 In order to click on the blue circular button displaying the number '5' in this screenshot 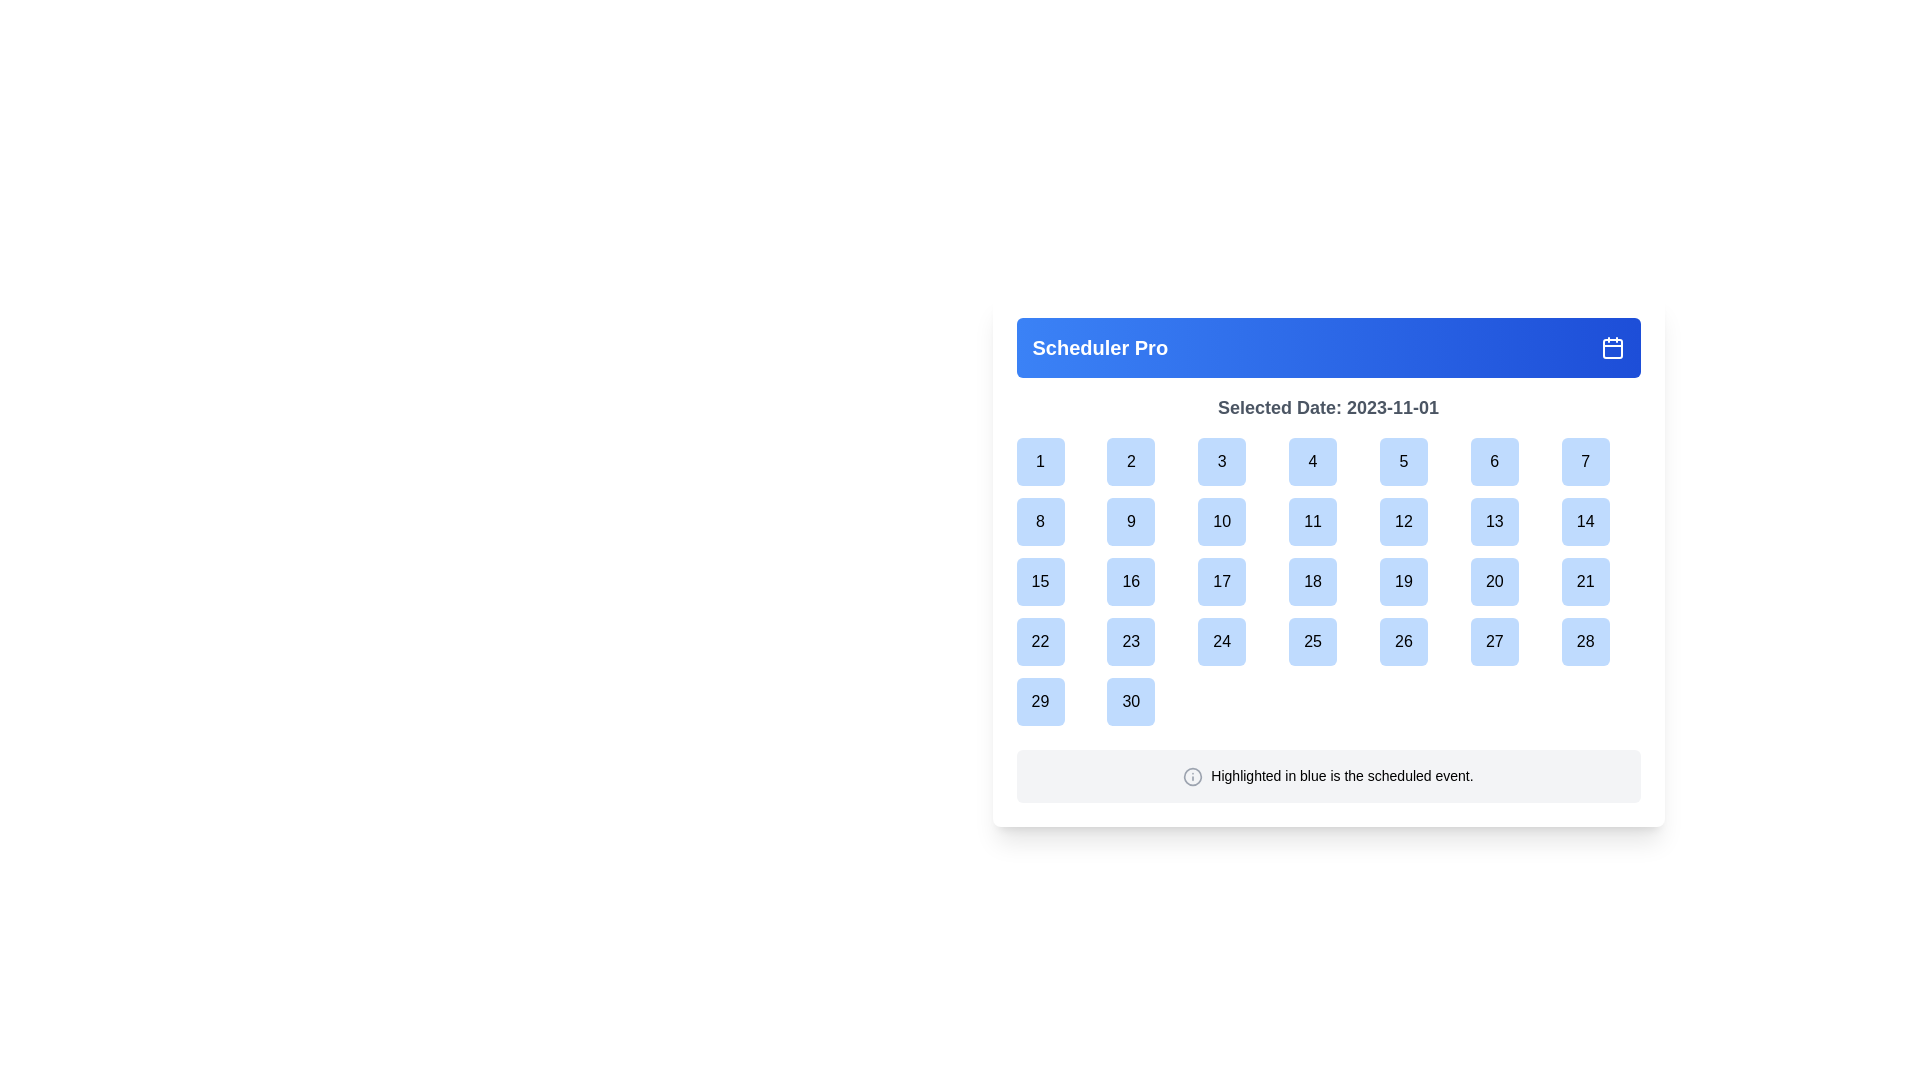, I will do `click(1402, 462)`.